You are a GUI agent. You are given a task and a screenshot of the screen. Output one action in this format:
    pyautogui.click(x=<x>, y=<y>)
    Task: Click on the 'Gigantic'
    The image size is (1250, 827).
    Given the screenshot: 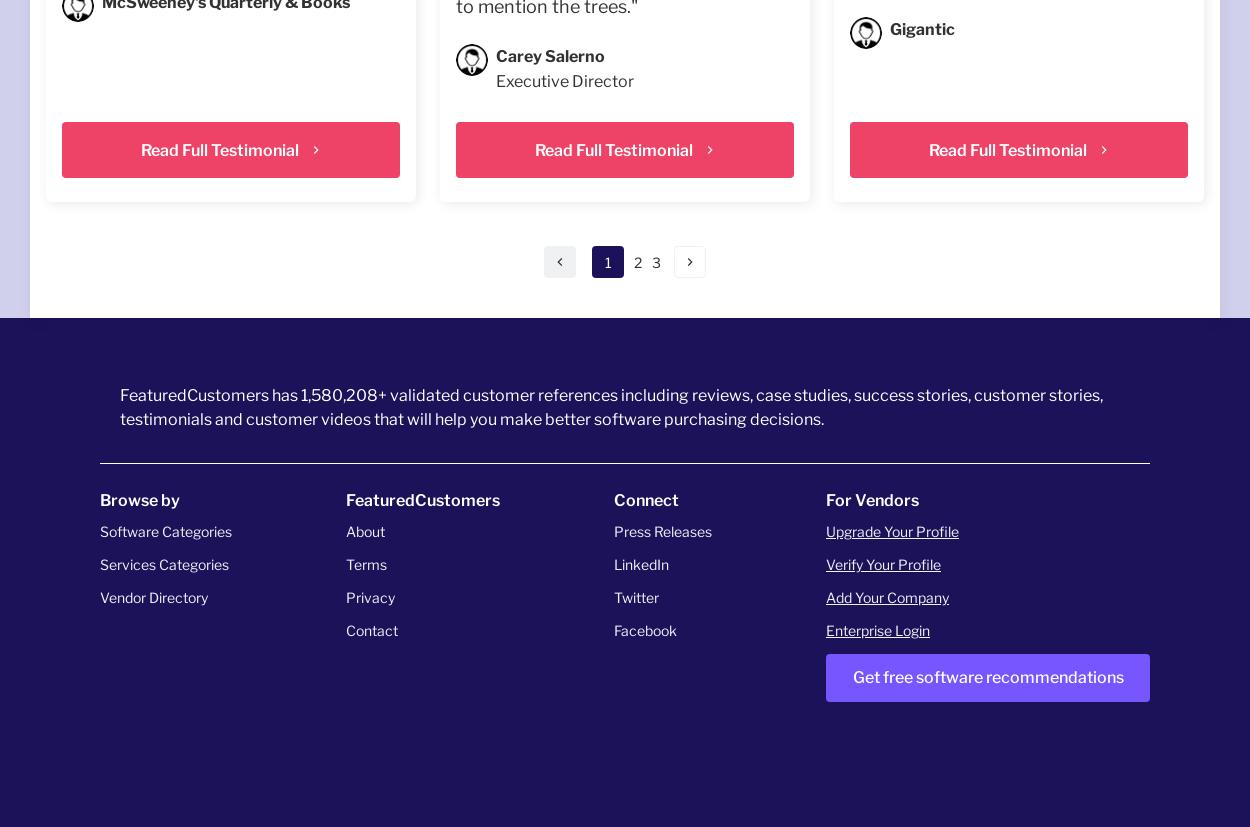 What is the action you would take?
    pyautogui.click(x=921, y=29)
    